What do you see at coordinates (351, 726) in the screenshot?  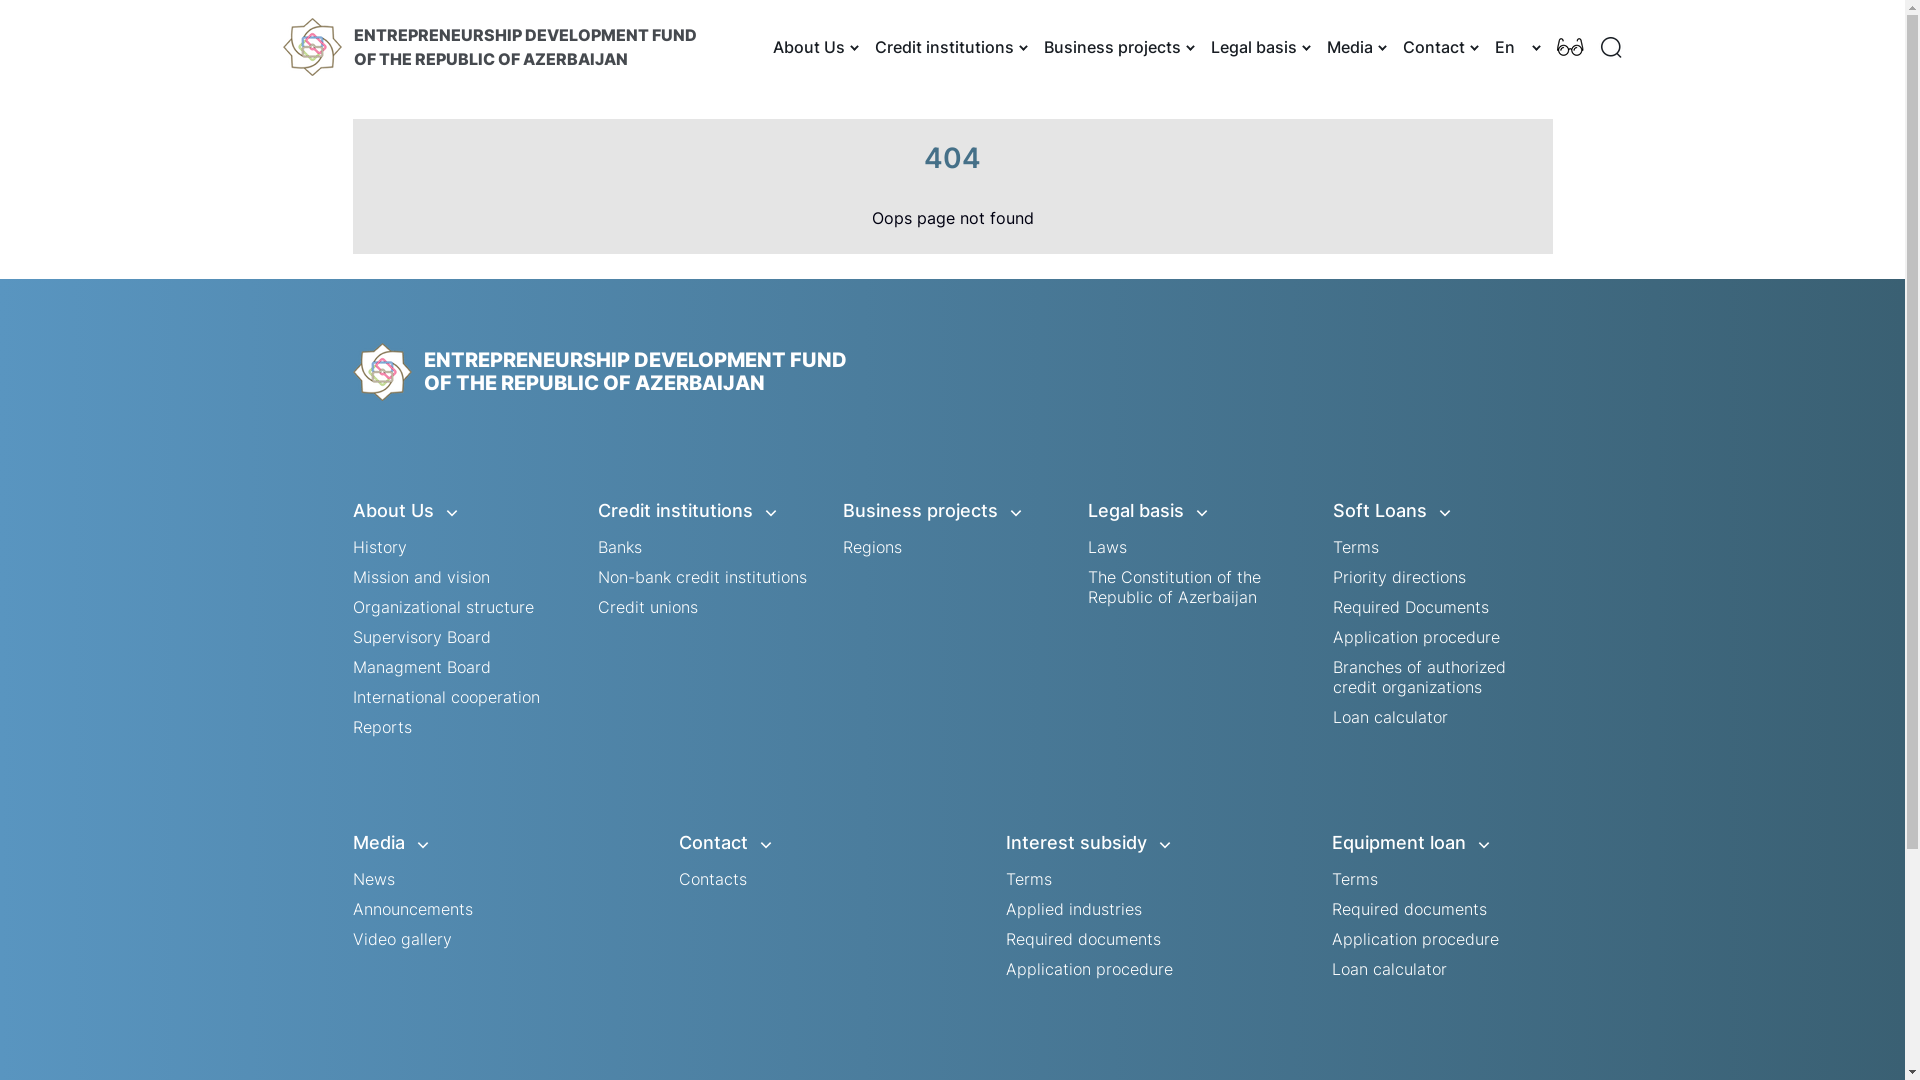 I see `'Reports'` at bounding box center [351, 726].